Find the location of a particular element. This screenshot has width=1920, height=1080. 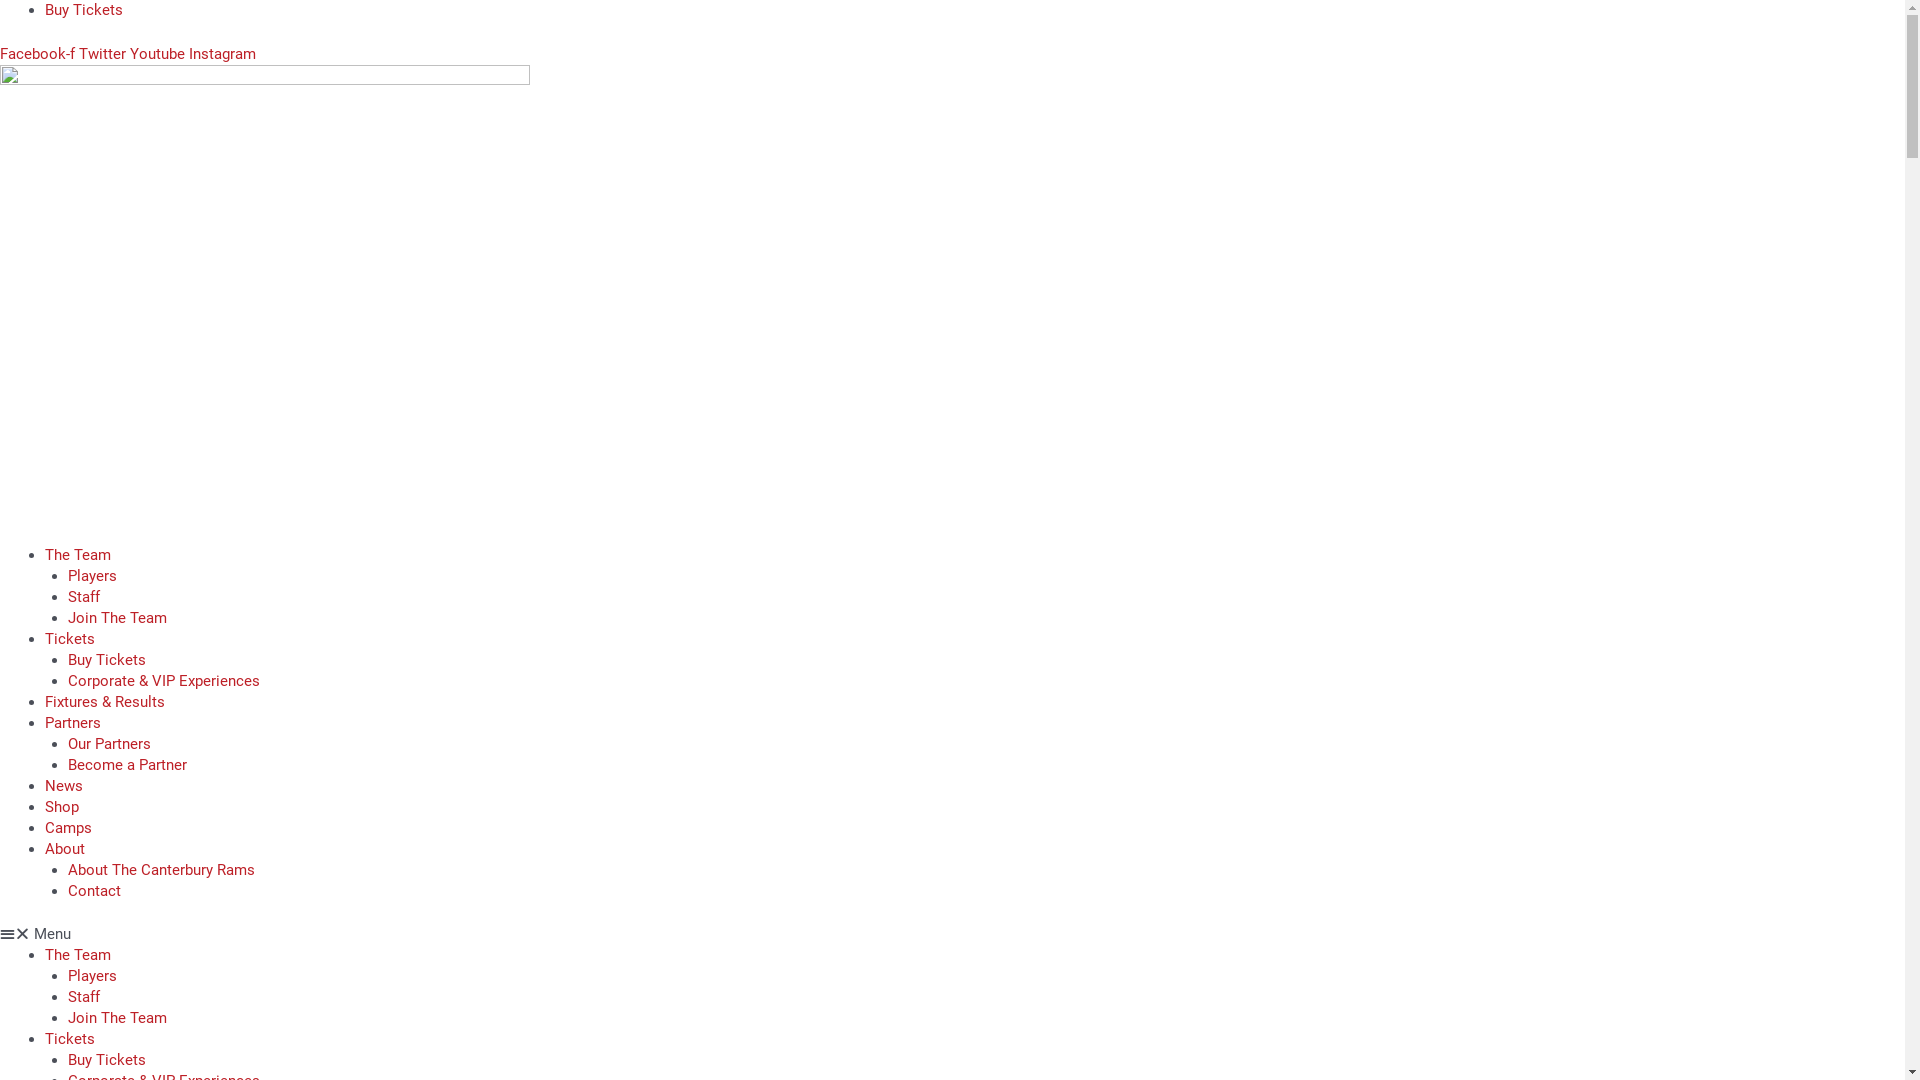

'Facebook-f' is located at coordinates (0, 52).